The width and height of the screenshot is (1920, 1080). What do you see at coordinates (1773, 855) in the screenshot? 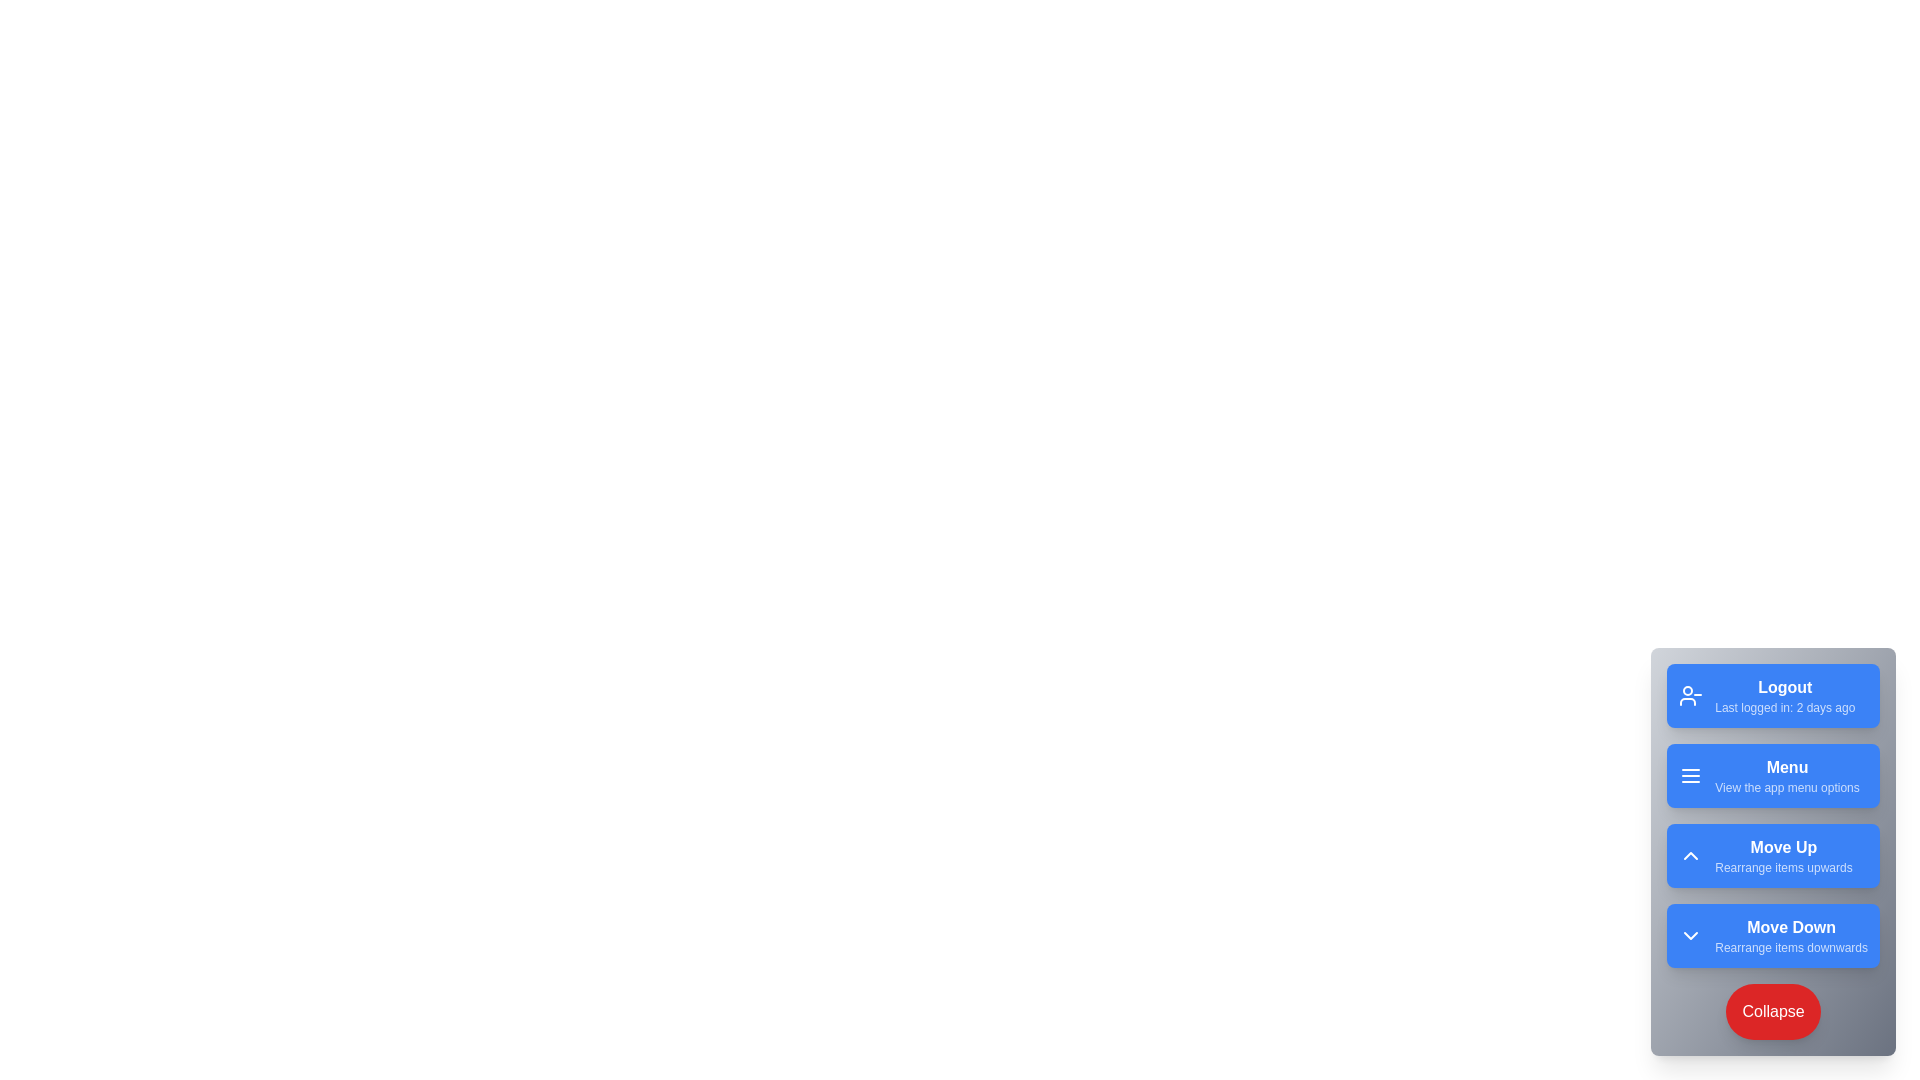
I see `the button that rearranges items upwards in the list, located centrally within the vertical stack of action buttons, specifically the third button below 'Logout' and 'Menu', and above 'Move Down'` at bounding box center [1773, 855].